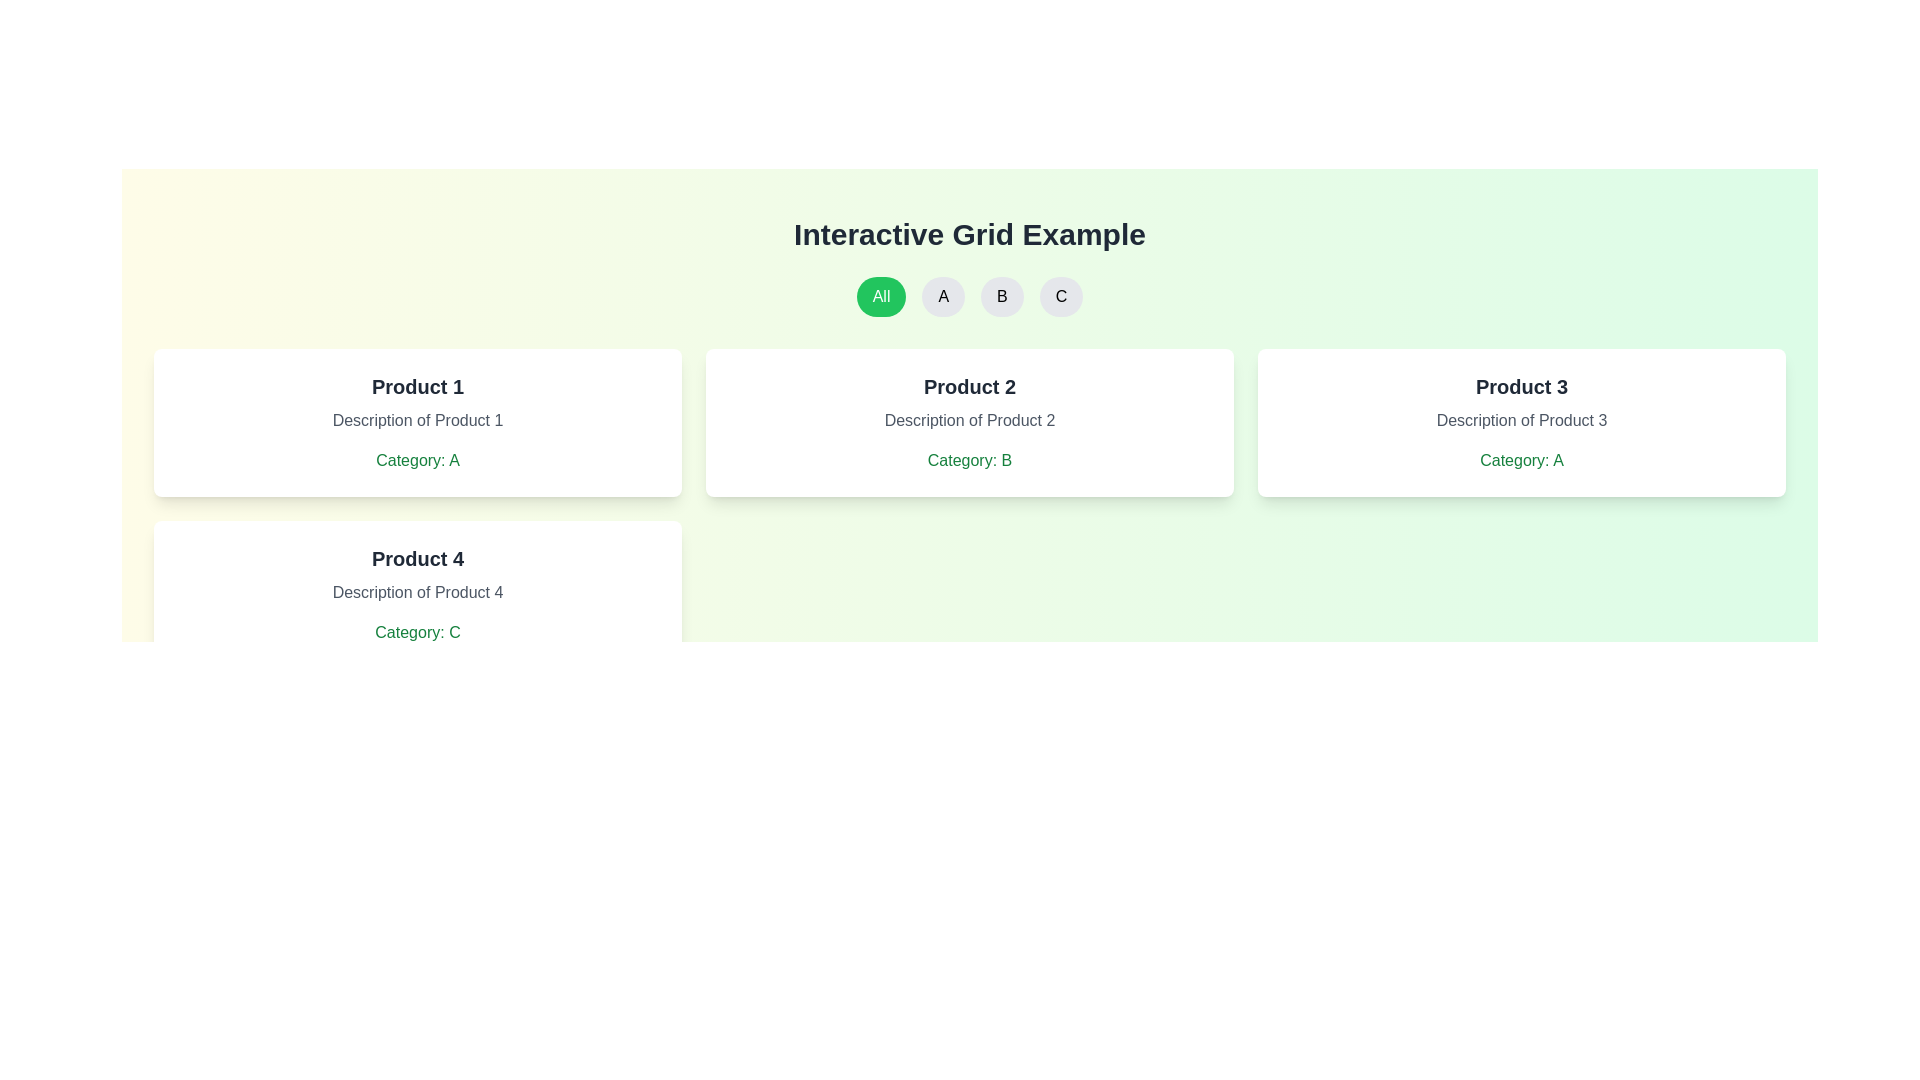  I want to click on the Text label that provides descriptive details about 'Product 4', located in the lower part of the card under the title 'Product 4', so click(416, 592).